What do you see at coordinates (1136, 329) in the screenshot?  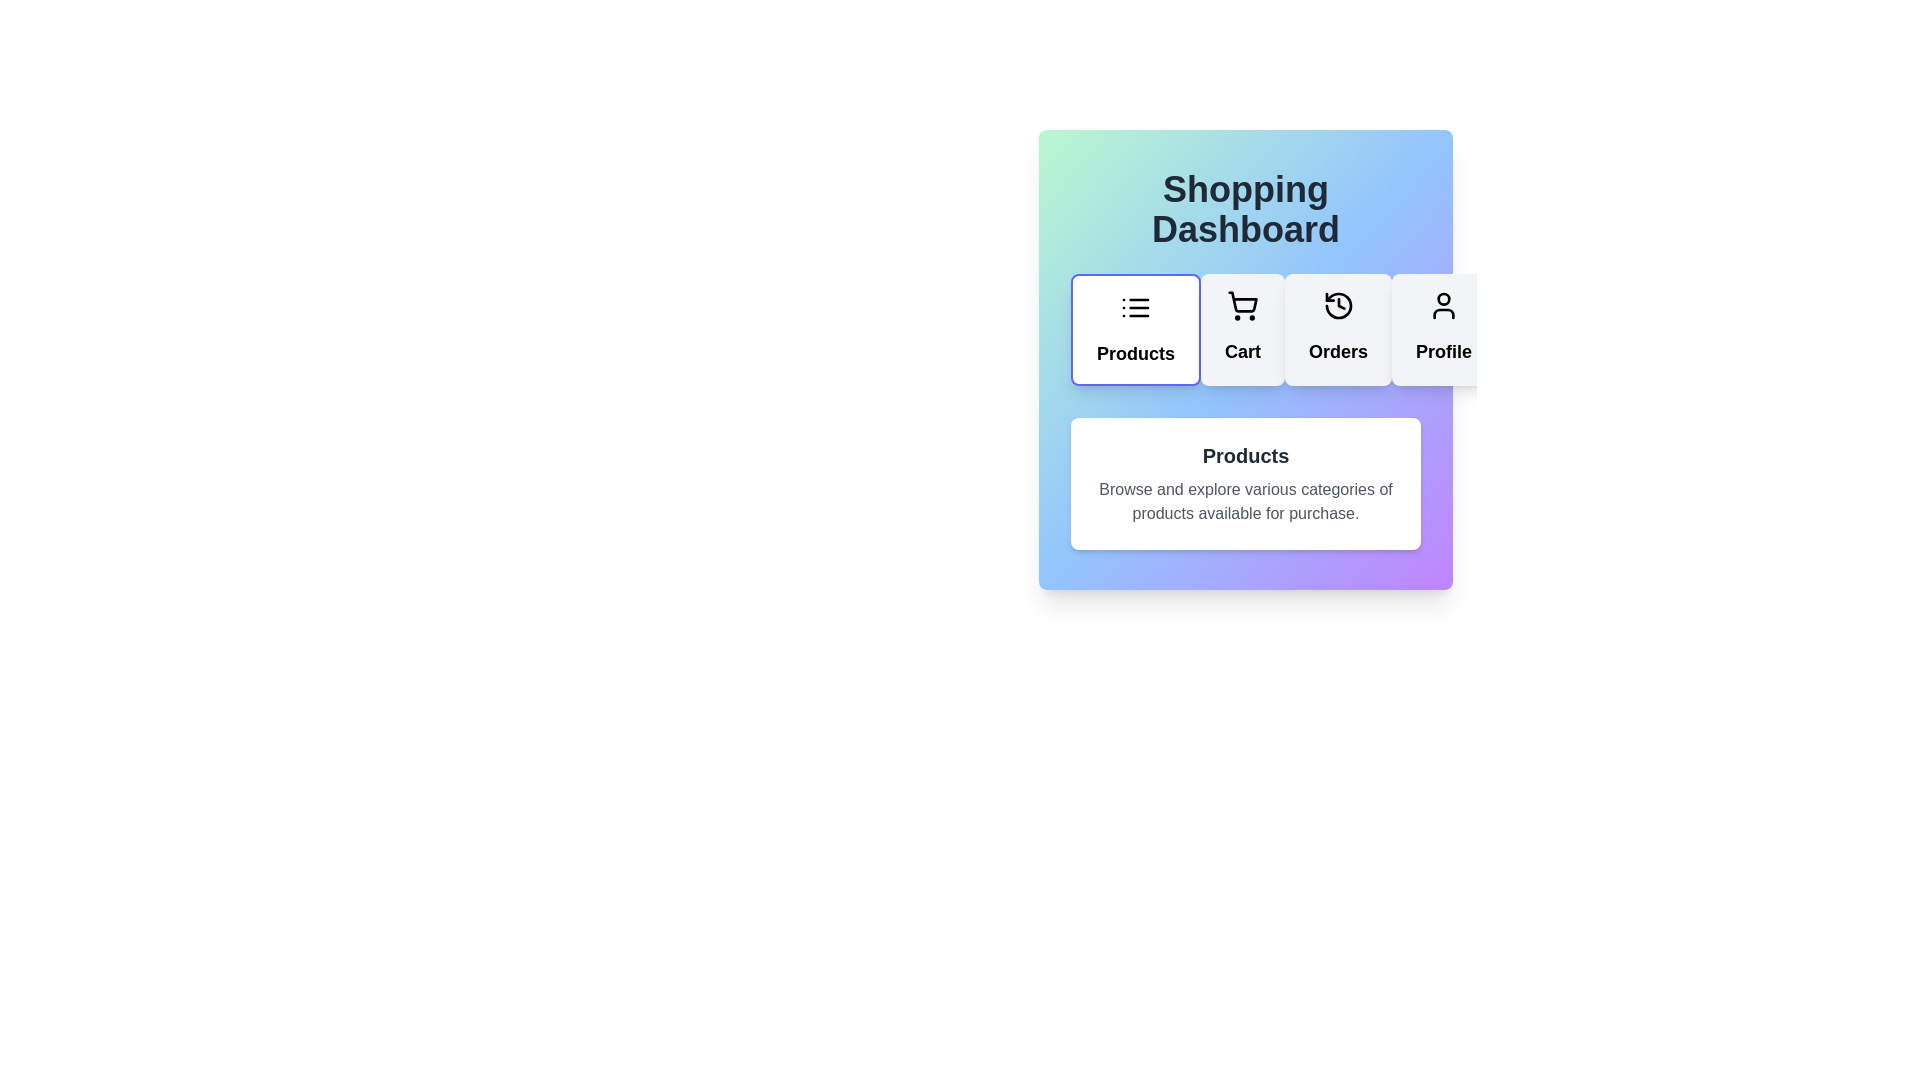 I see `the 'Products' tab to view the products section` at bounding box center [1136, 329].